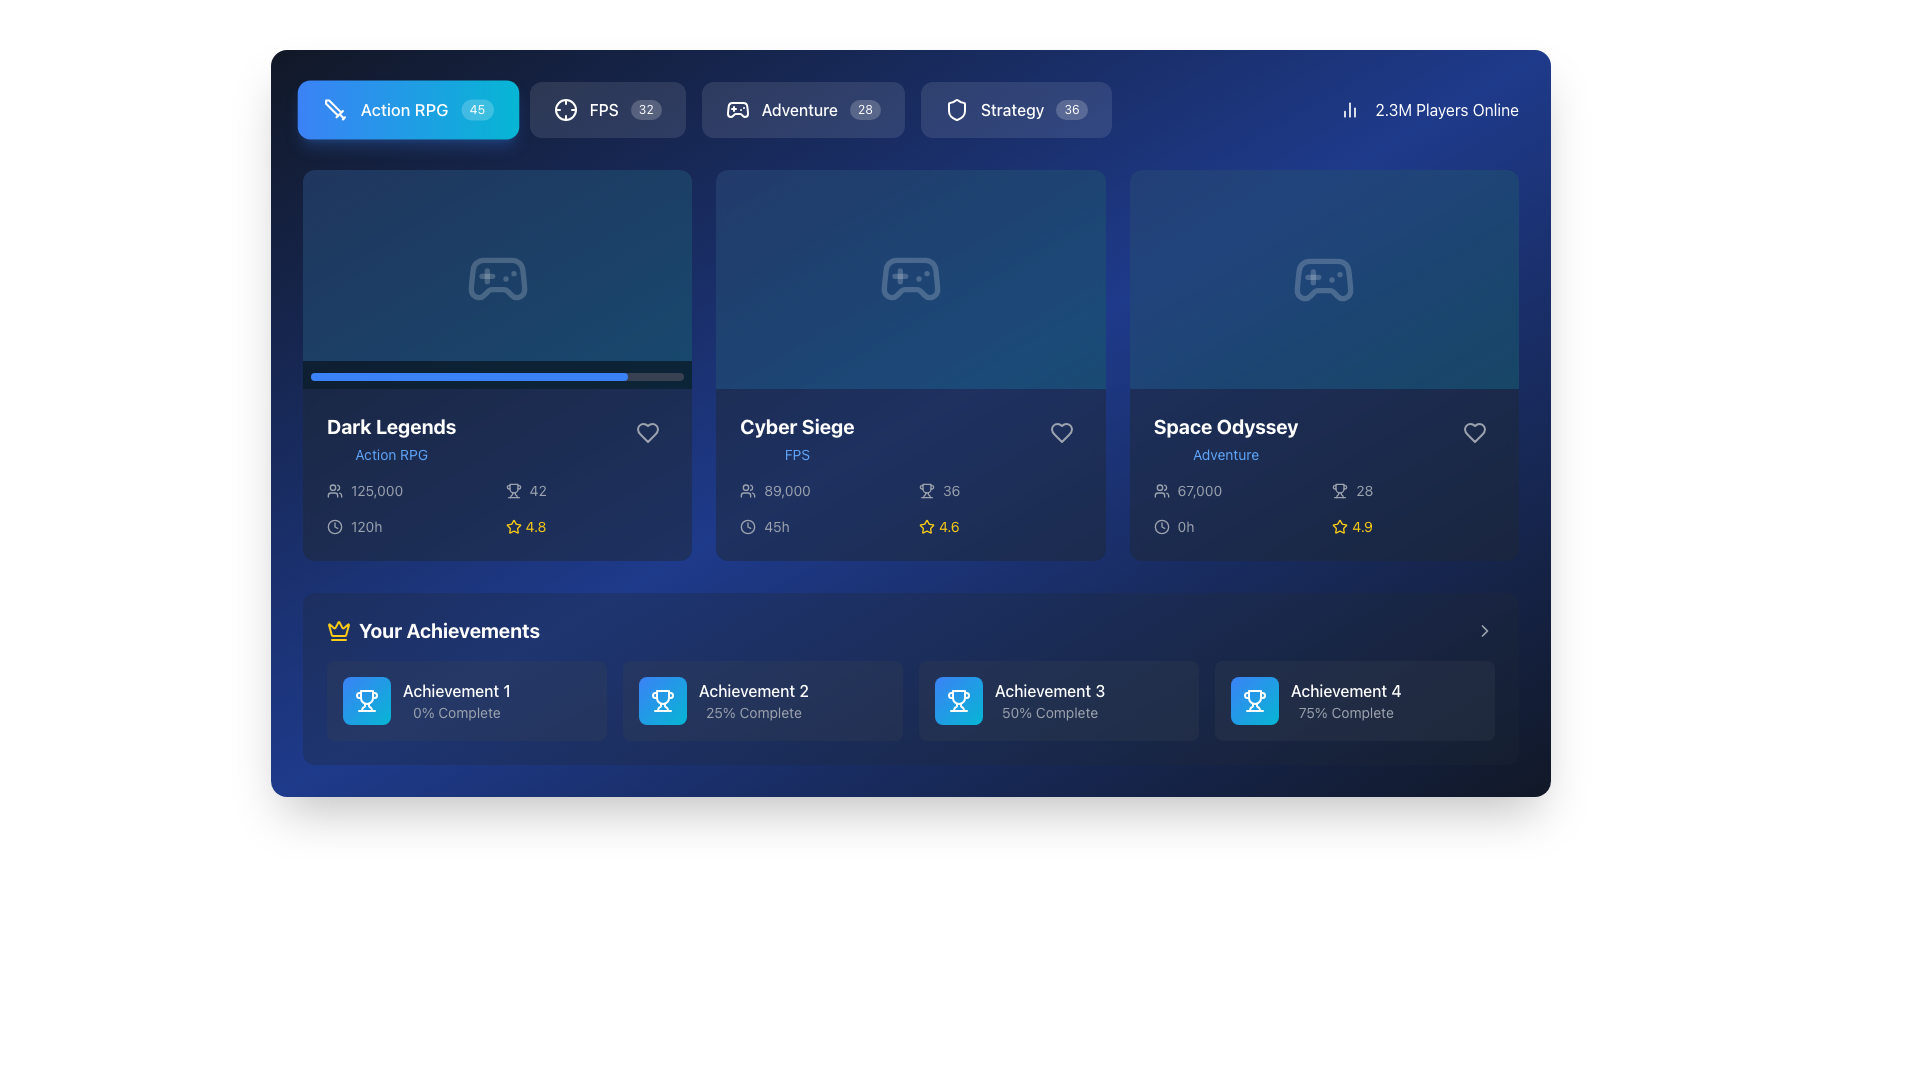 This screenshot has height=1080, width=1920. I want to click on the 'Achievement 4' informational display element, which shows '75% Complete' below it, located in the 'Your Achievements' section to the far right, so click(1354, 700).